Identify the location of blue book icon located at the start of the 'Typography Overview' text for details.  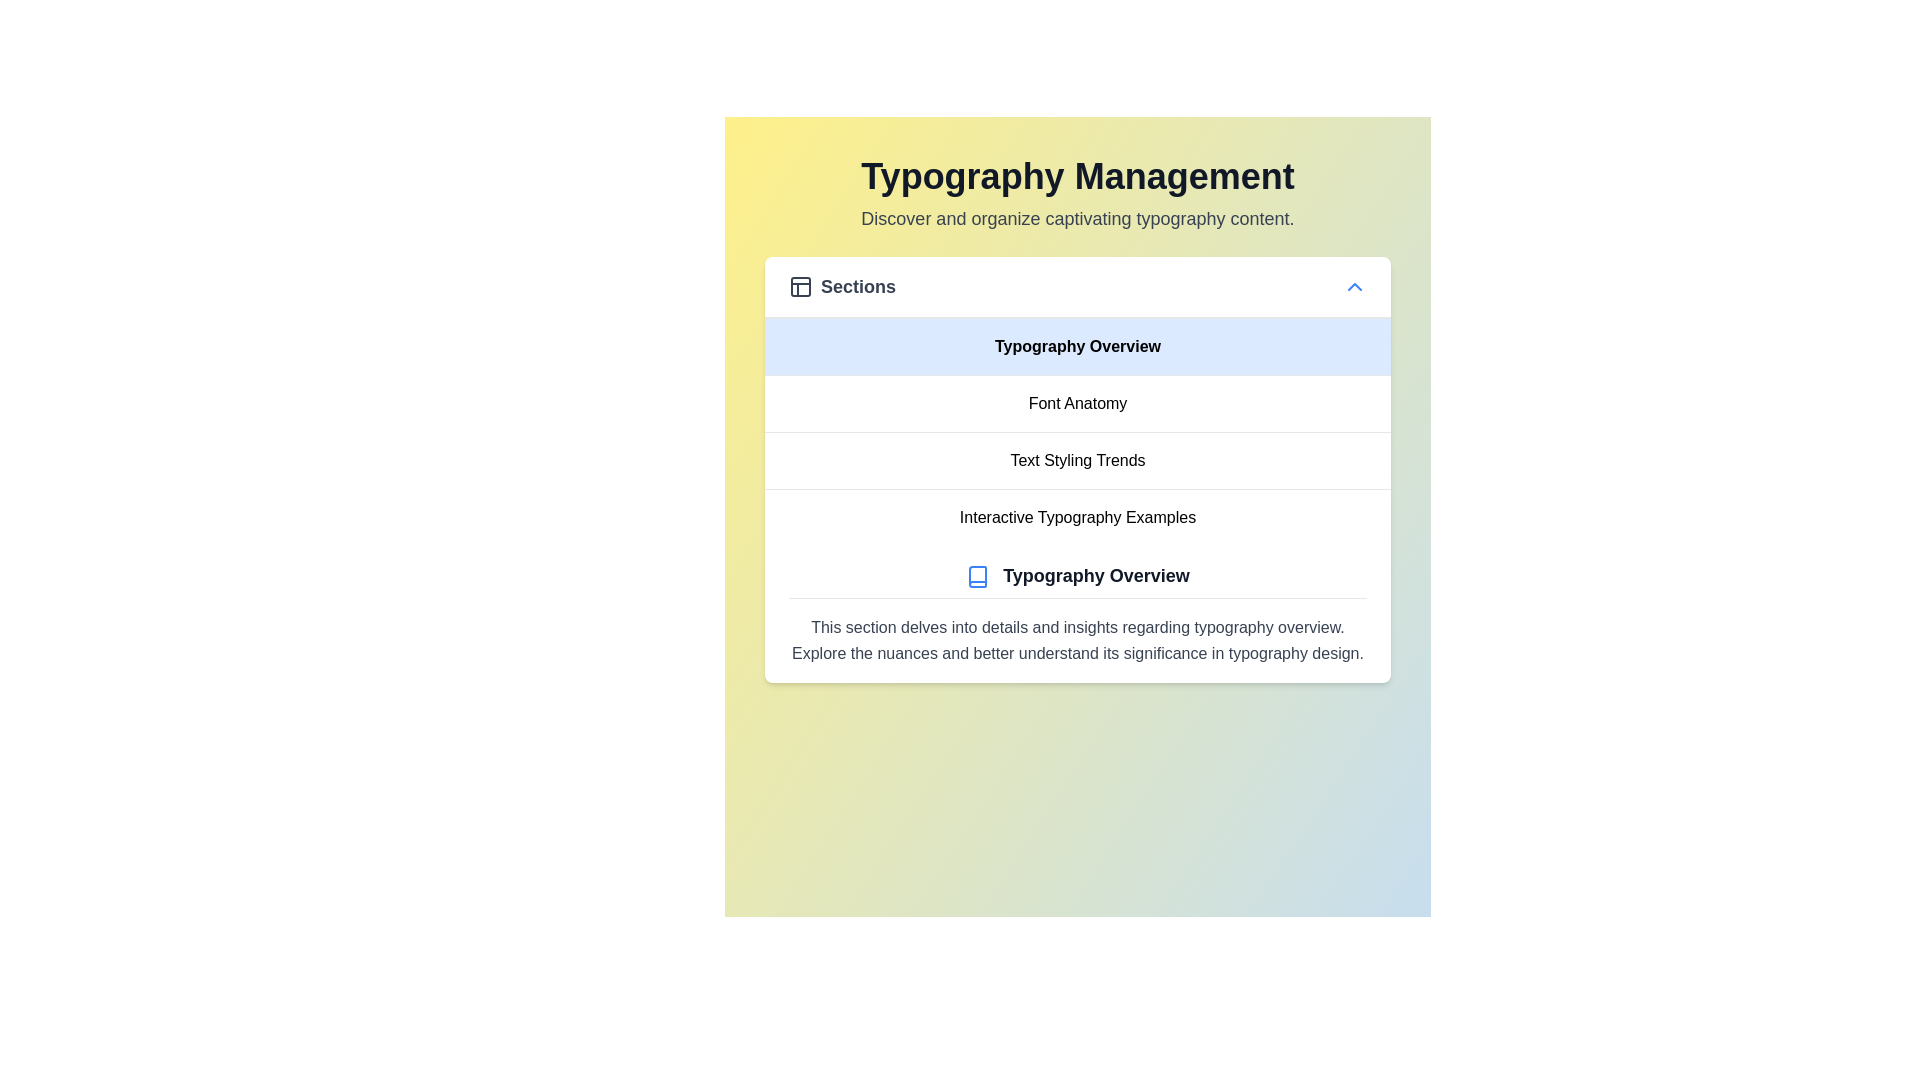
(978, 577).